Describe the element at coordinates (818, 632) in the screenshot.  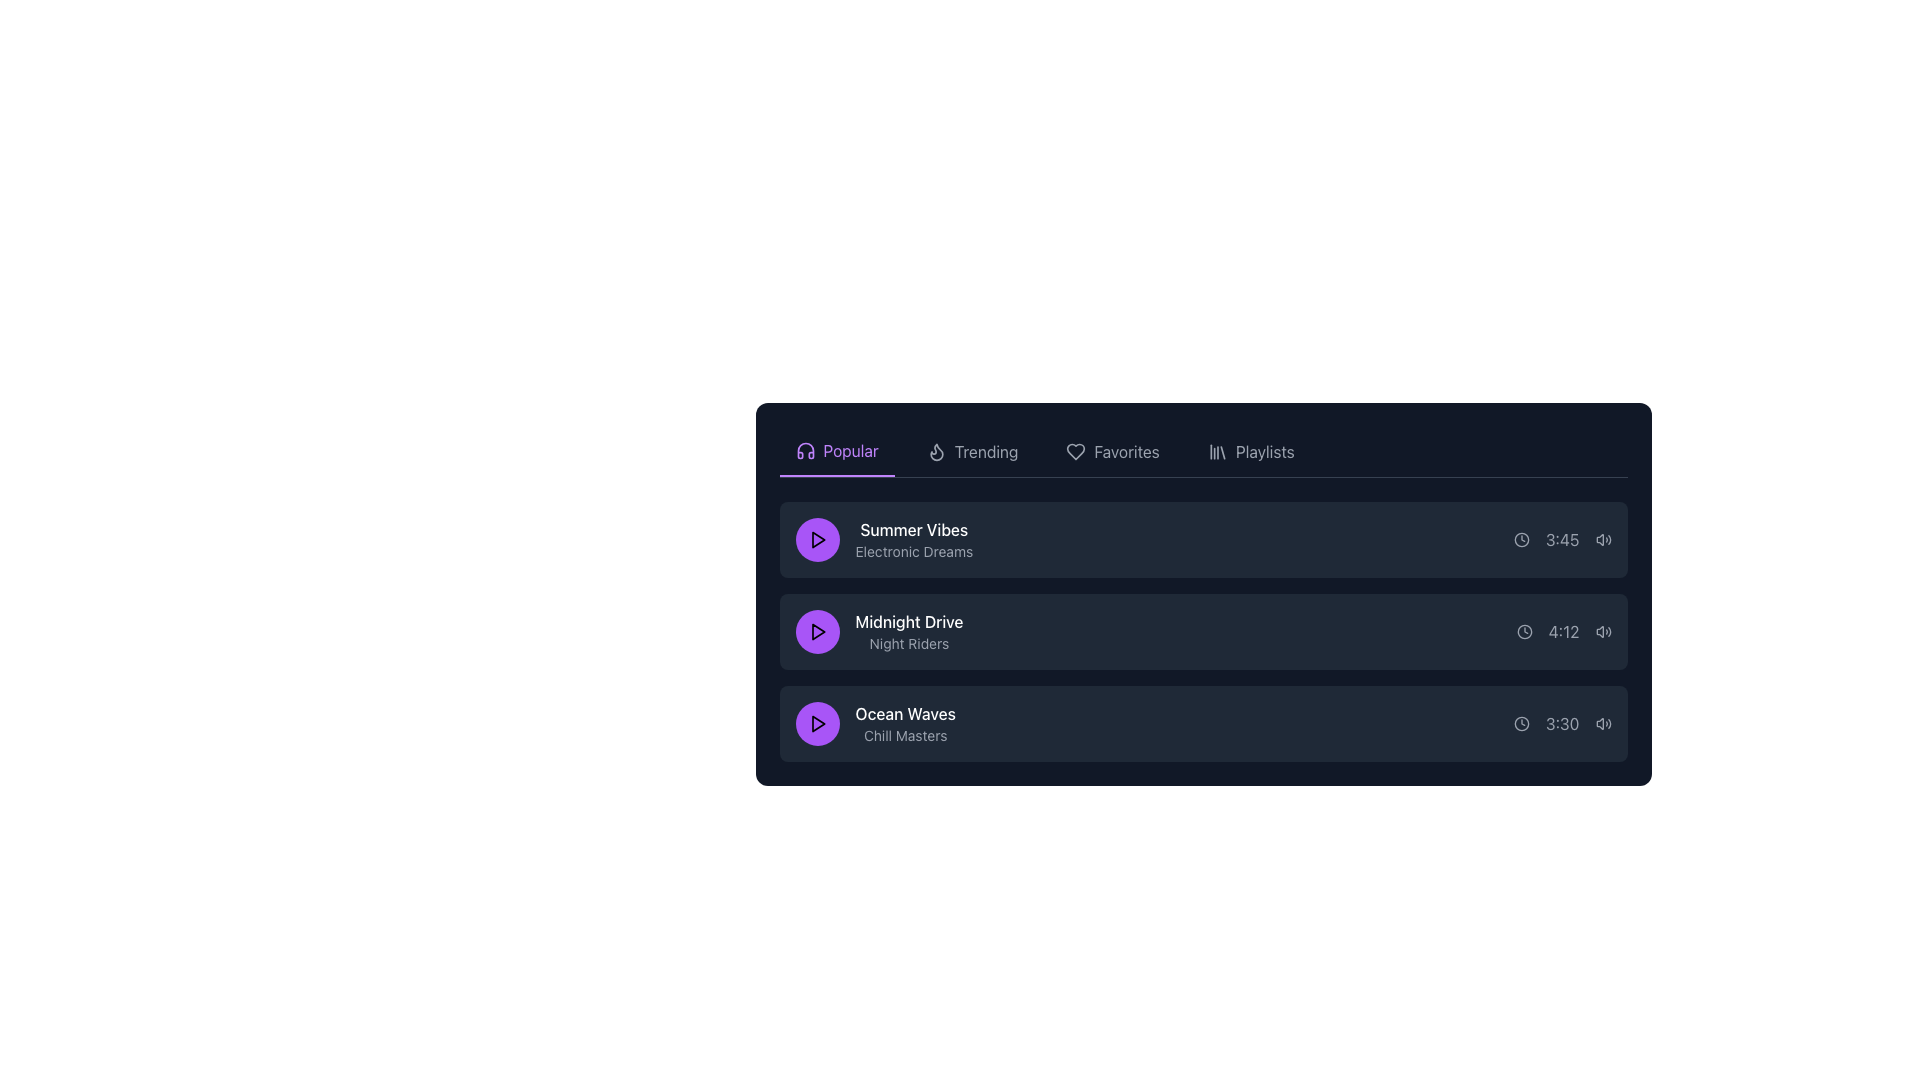
I see `the second play button for the 'Midnight Drive' track` at that location.